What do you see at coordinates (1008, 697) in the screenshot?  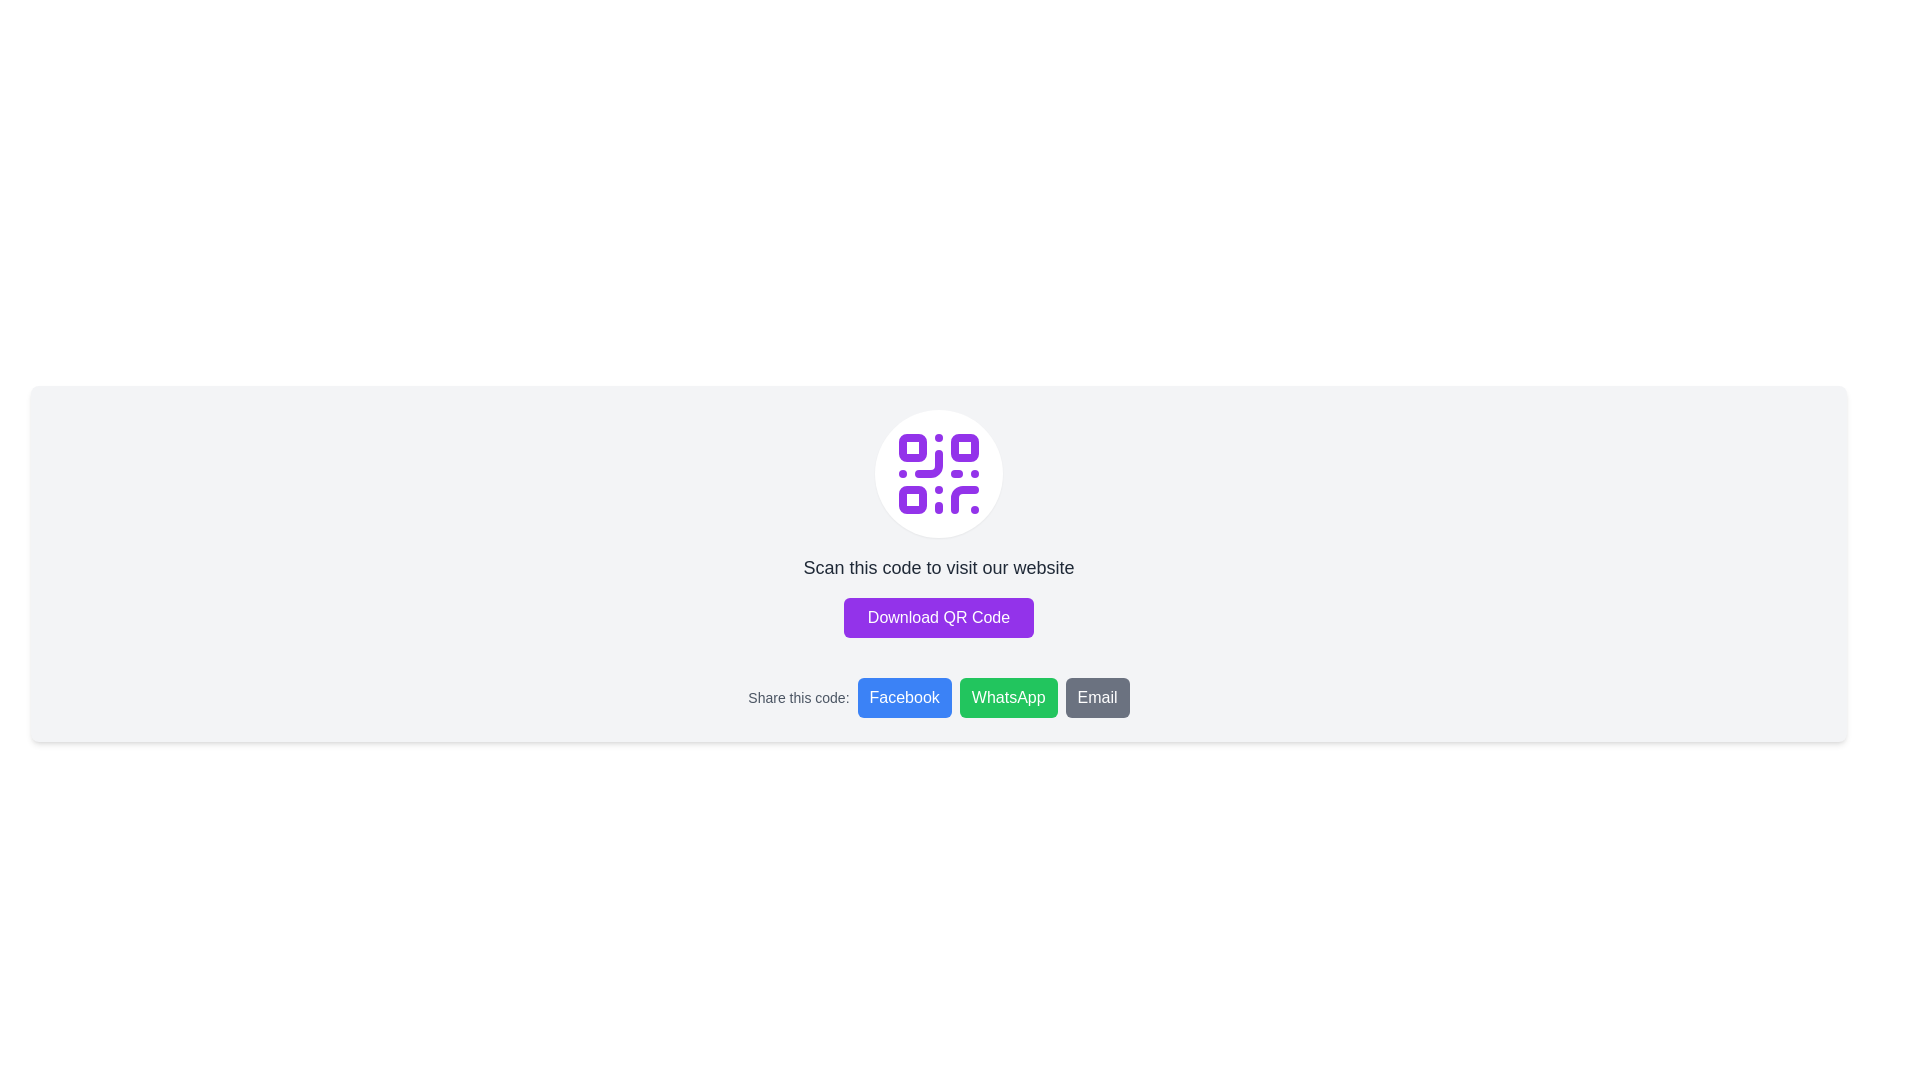 I see `the green 'WhatsApp' button with rounded corners` at bounding box center [1008, 697].